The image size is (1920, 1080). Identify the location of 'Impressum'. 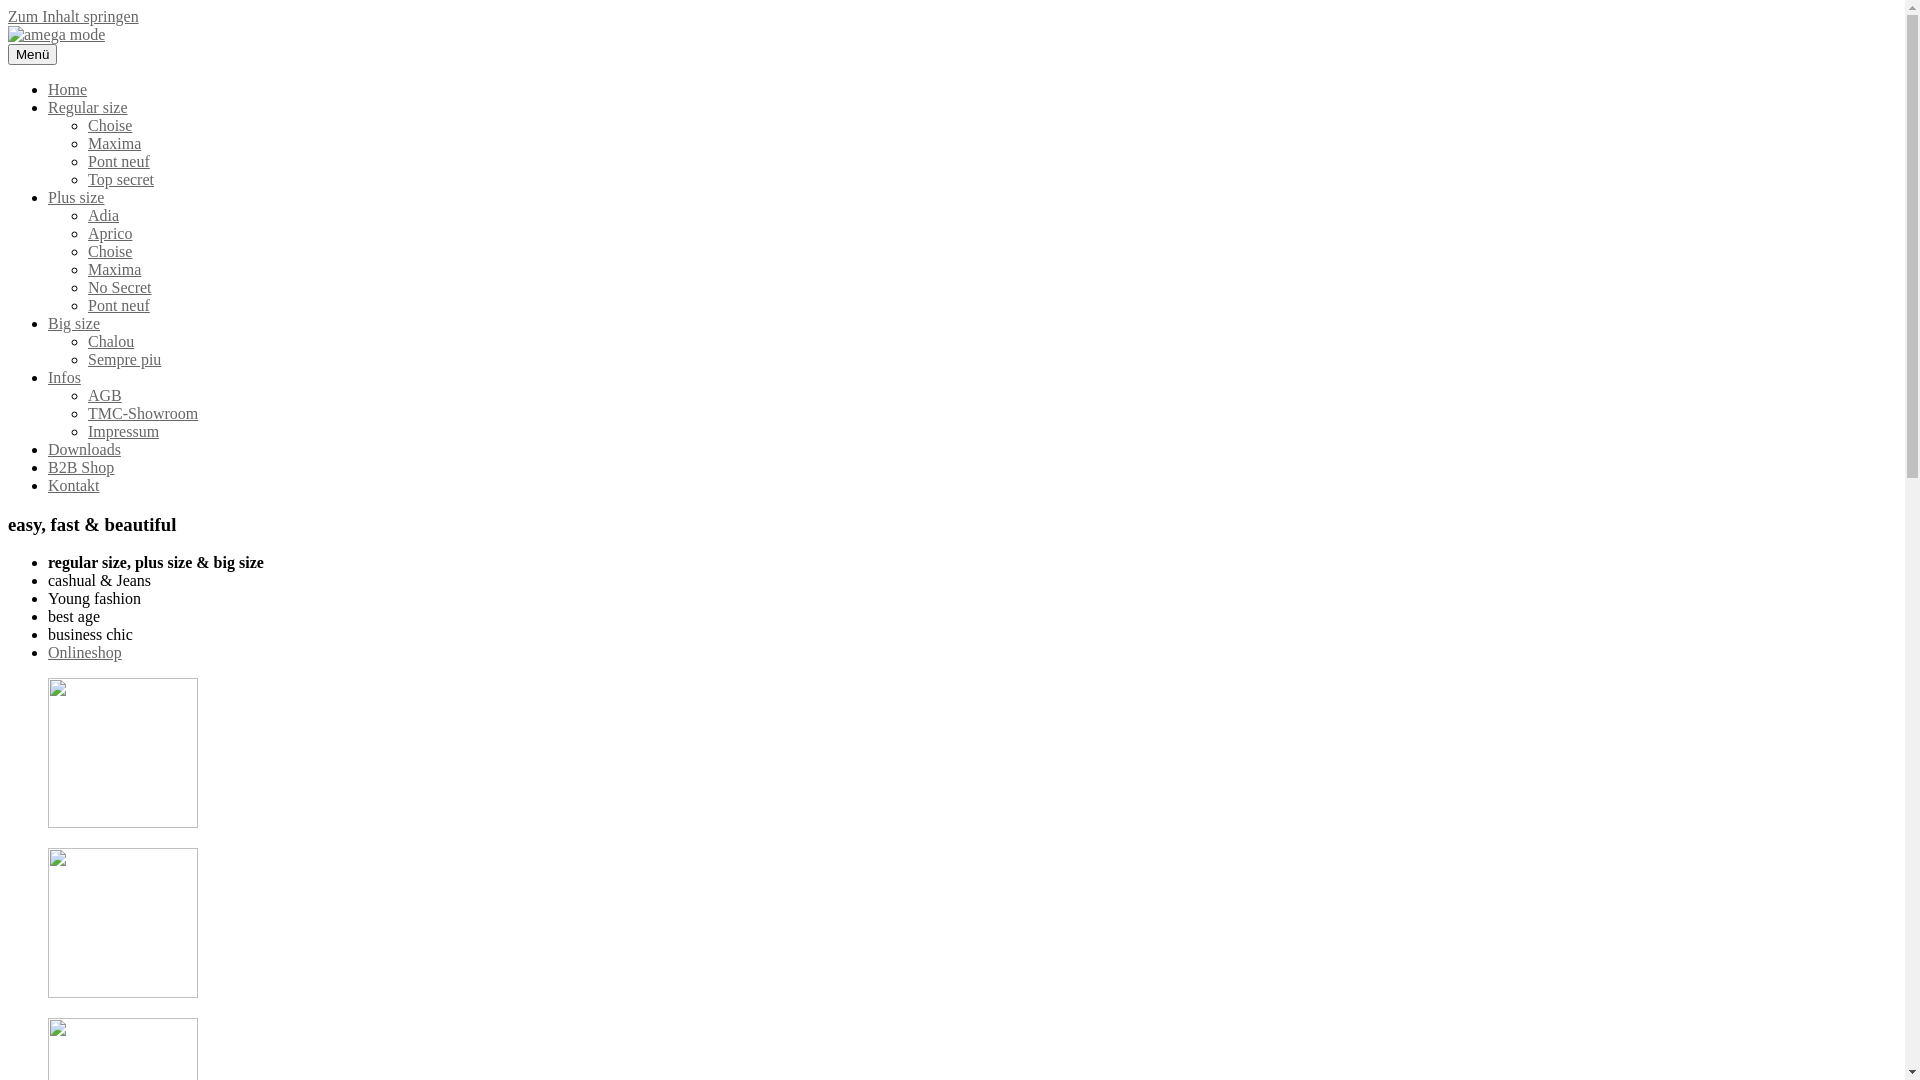
(86, 430).